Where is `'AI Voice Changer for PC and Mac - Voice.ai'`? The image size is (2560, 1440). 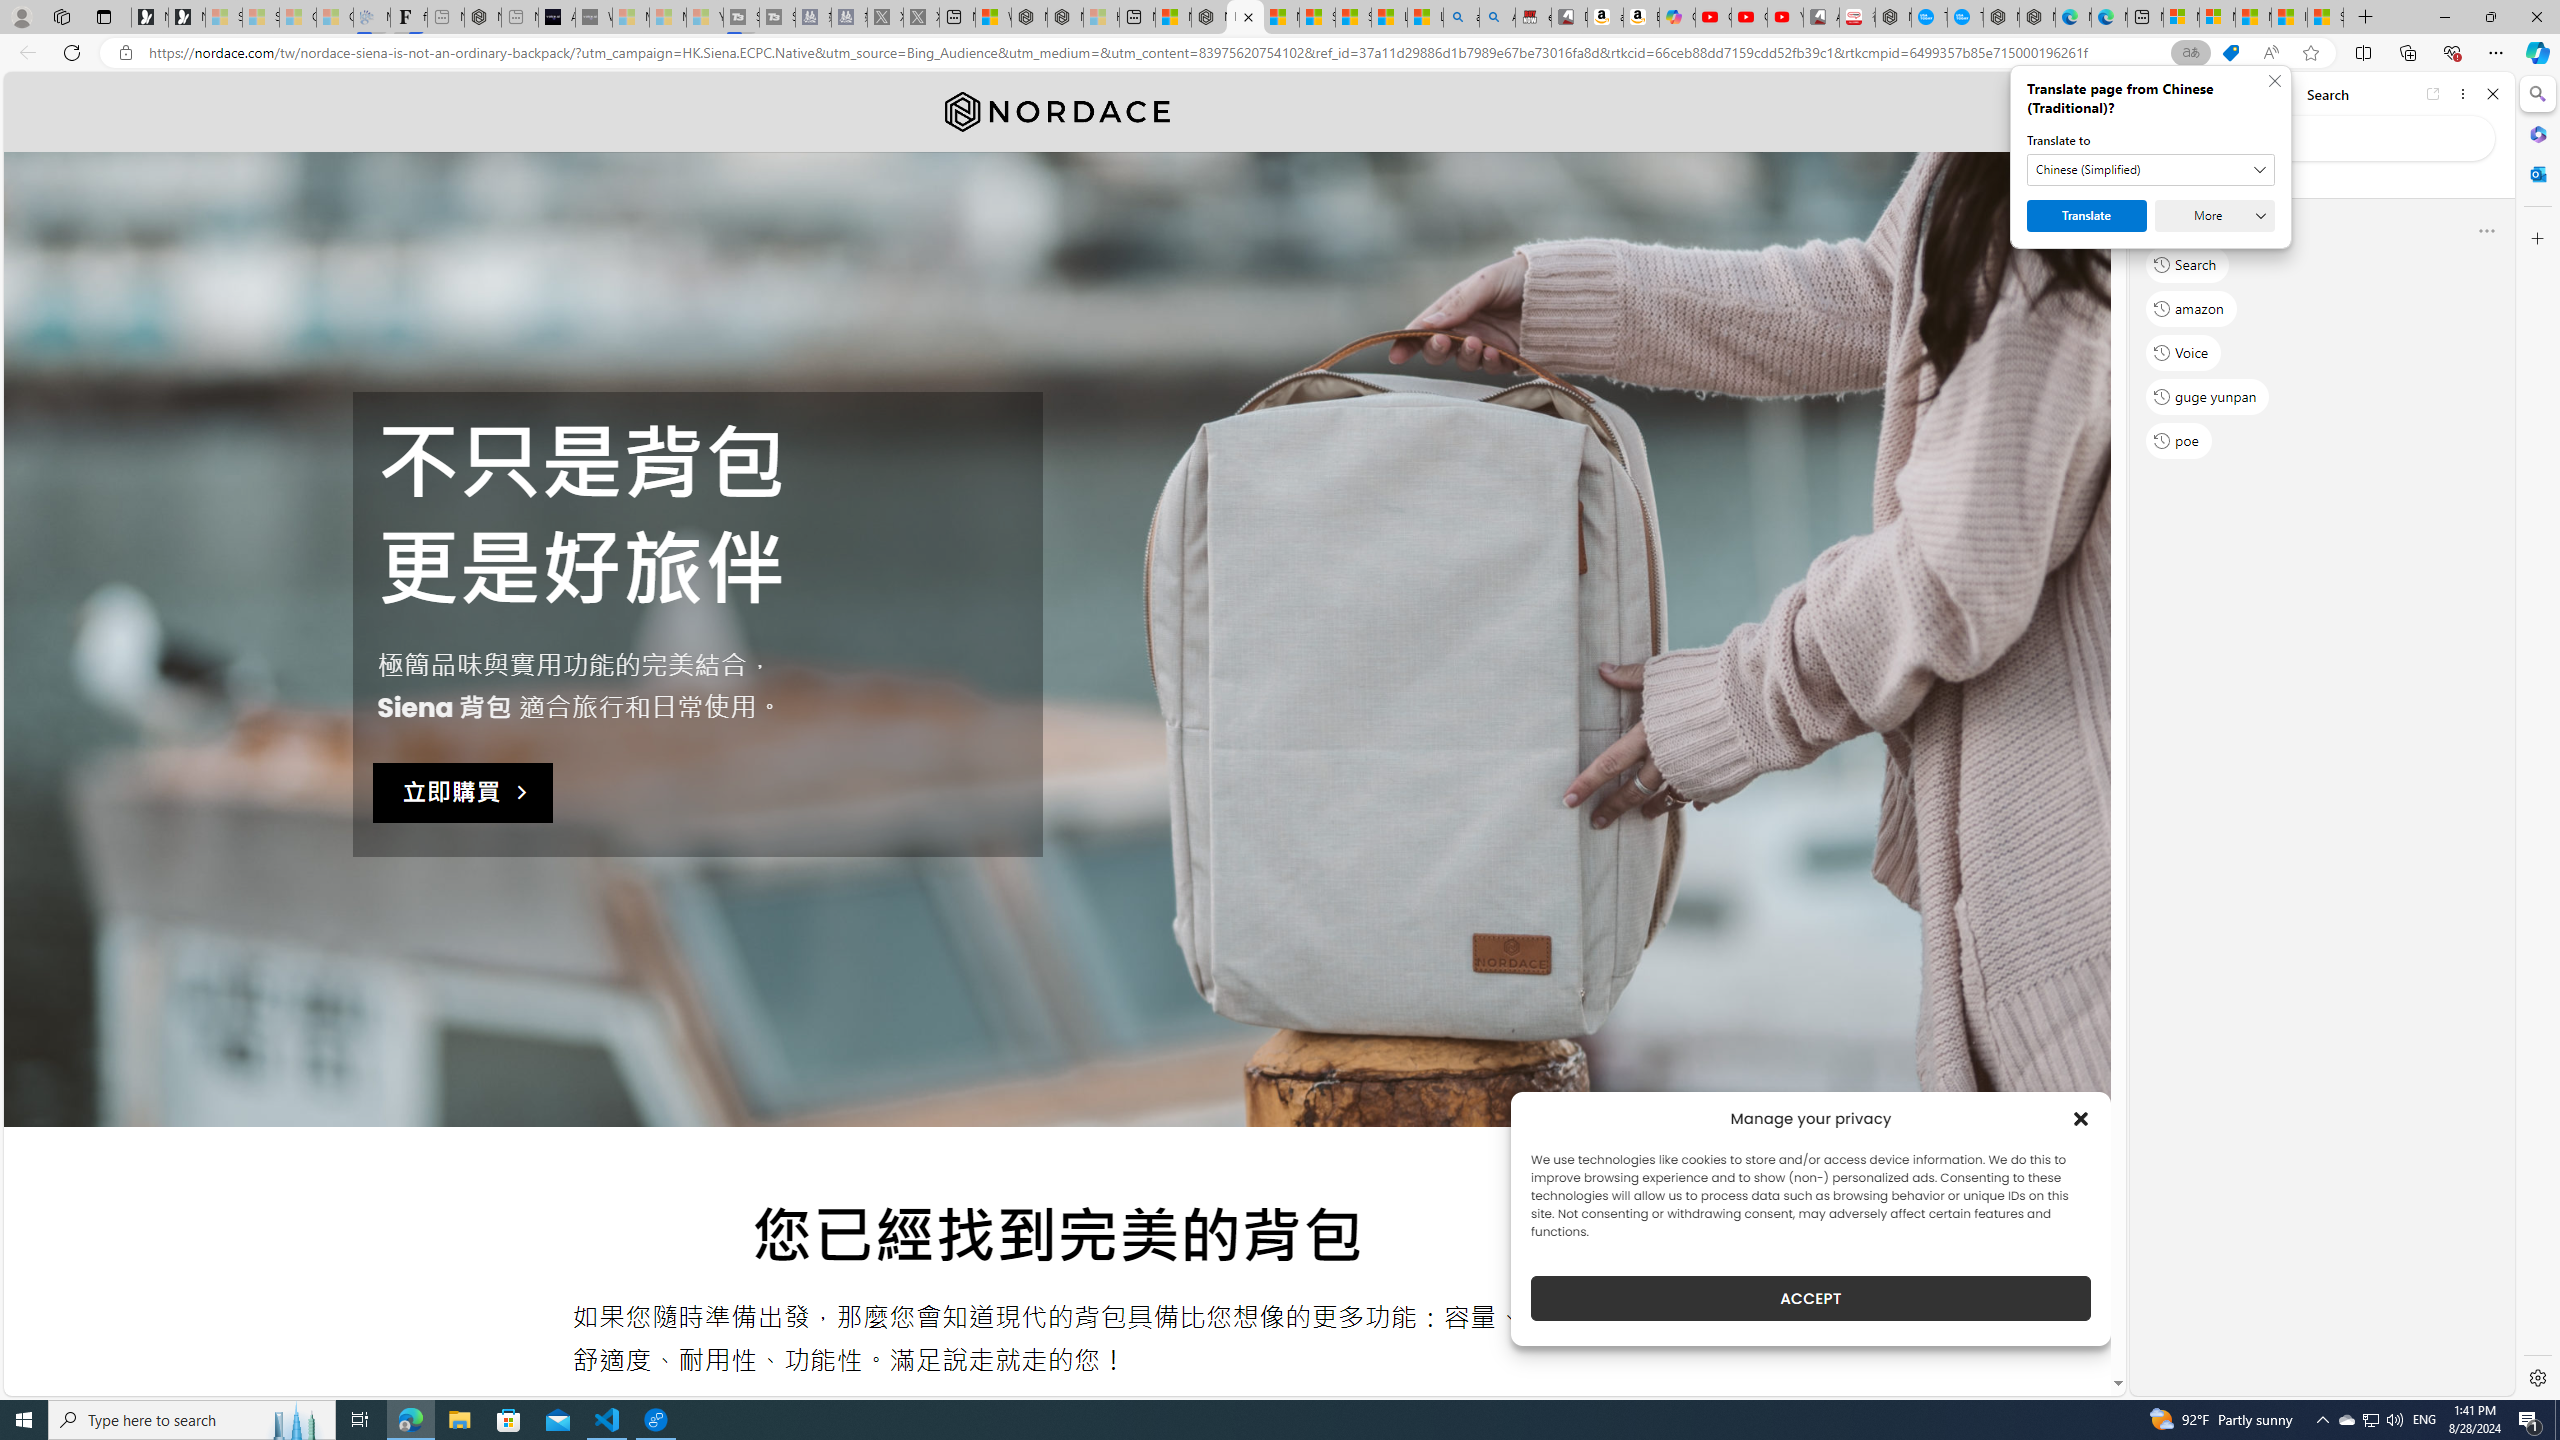
'AI Voice Changer for PC and Mac - Voice.ai' is located at coordinates (555, 16).